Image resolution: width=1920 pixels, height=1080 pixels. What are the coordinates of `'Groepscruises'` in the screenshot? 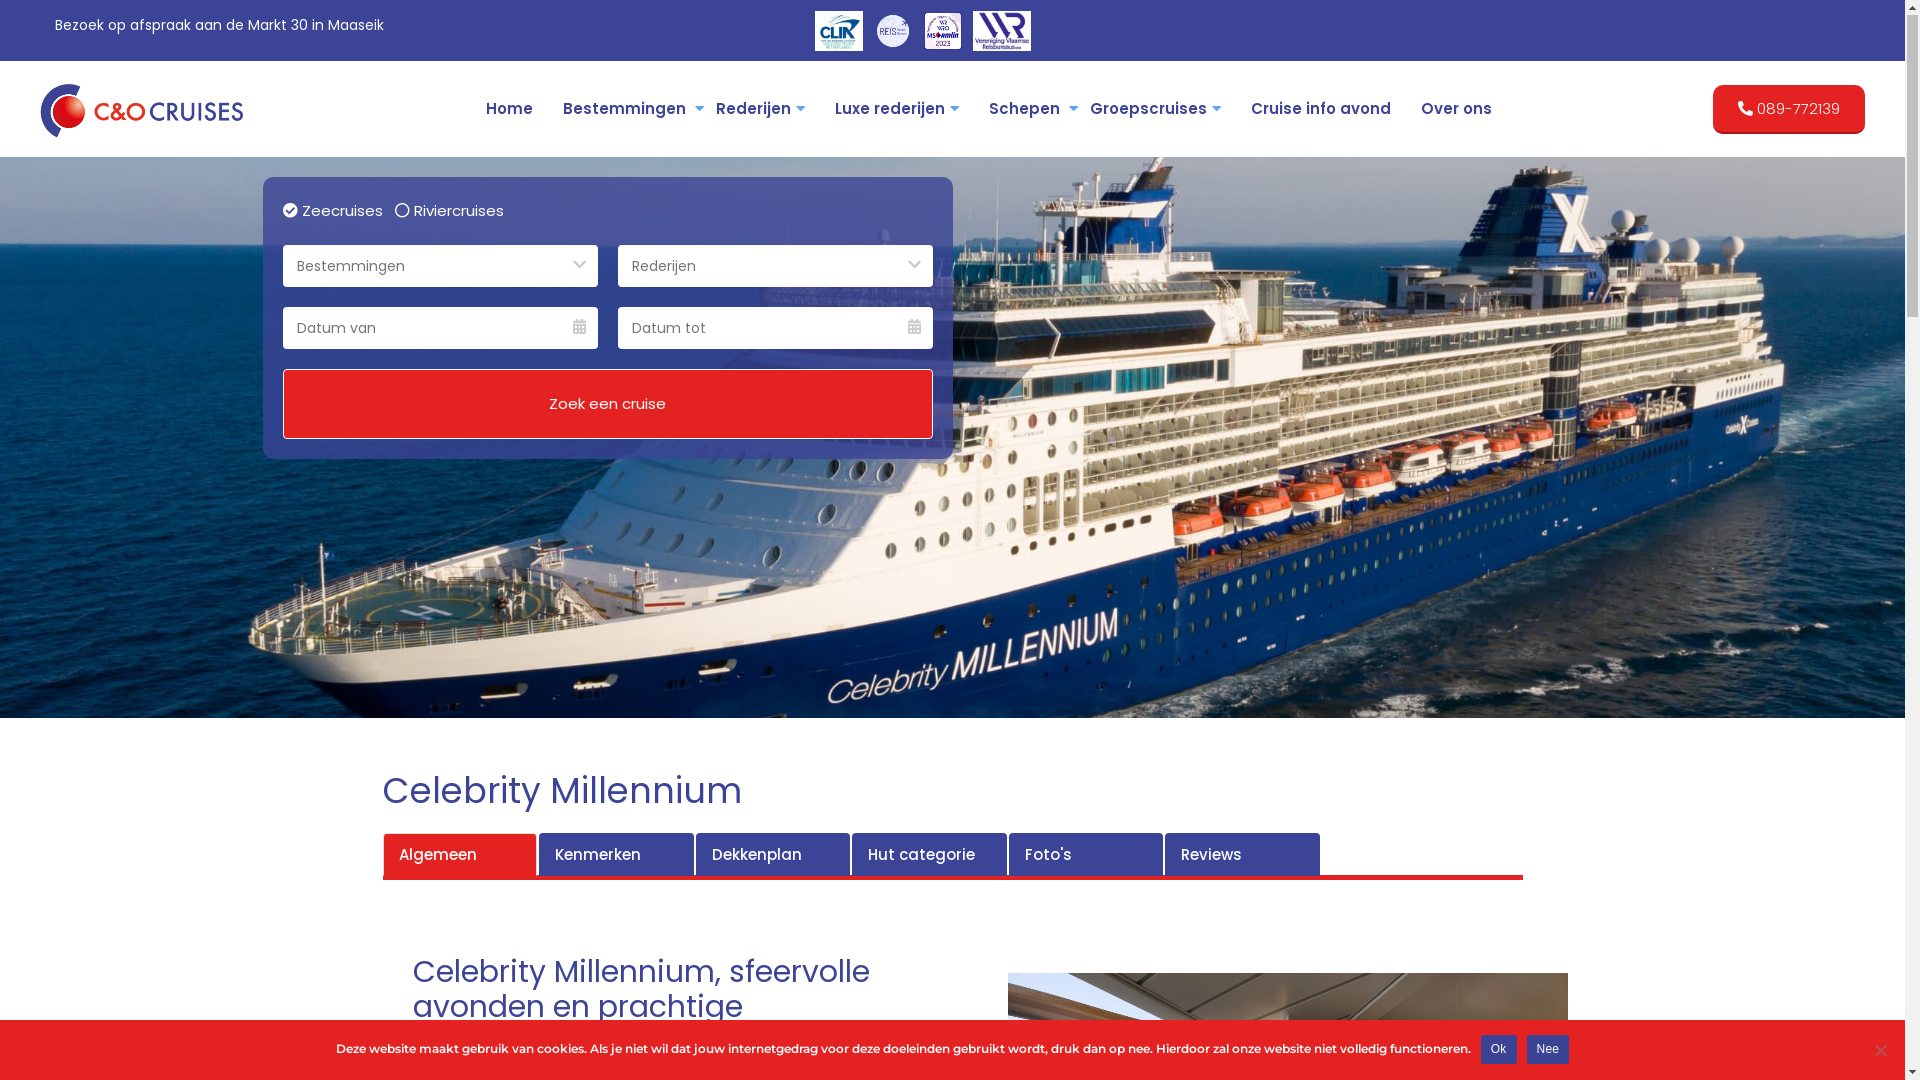 It's located at (1074, 110).